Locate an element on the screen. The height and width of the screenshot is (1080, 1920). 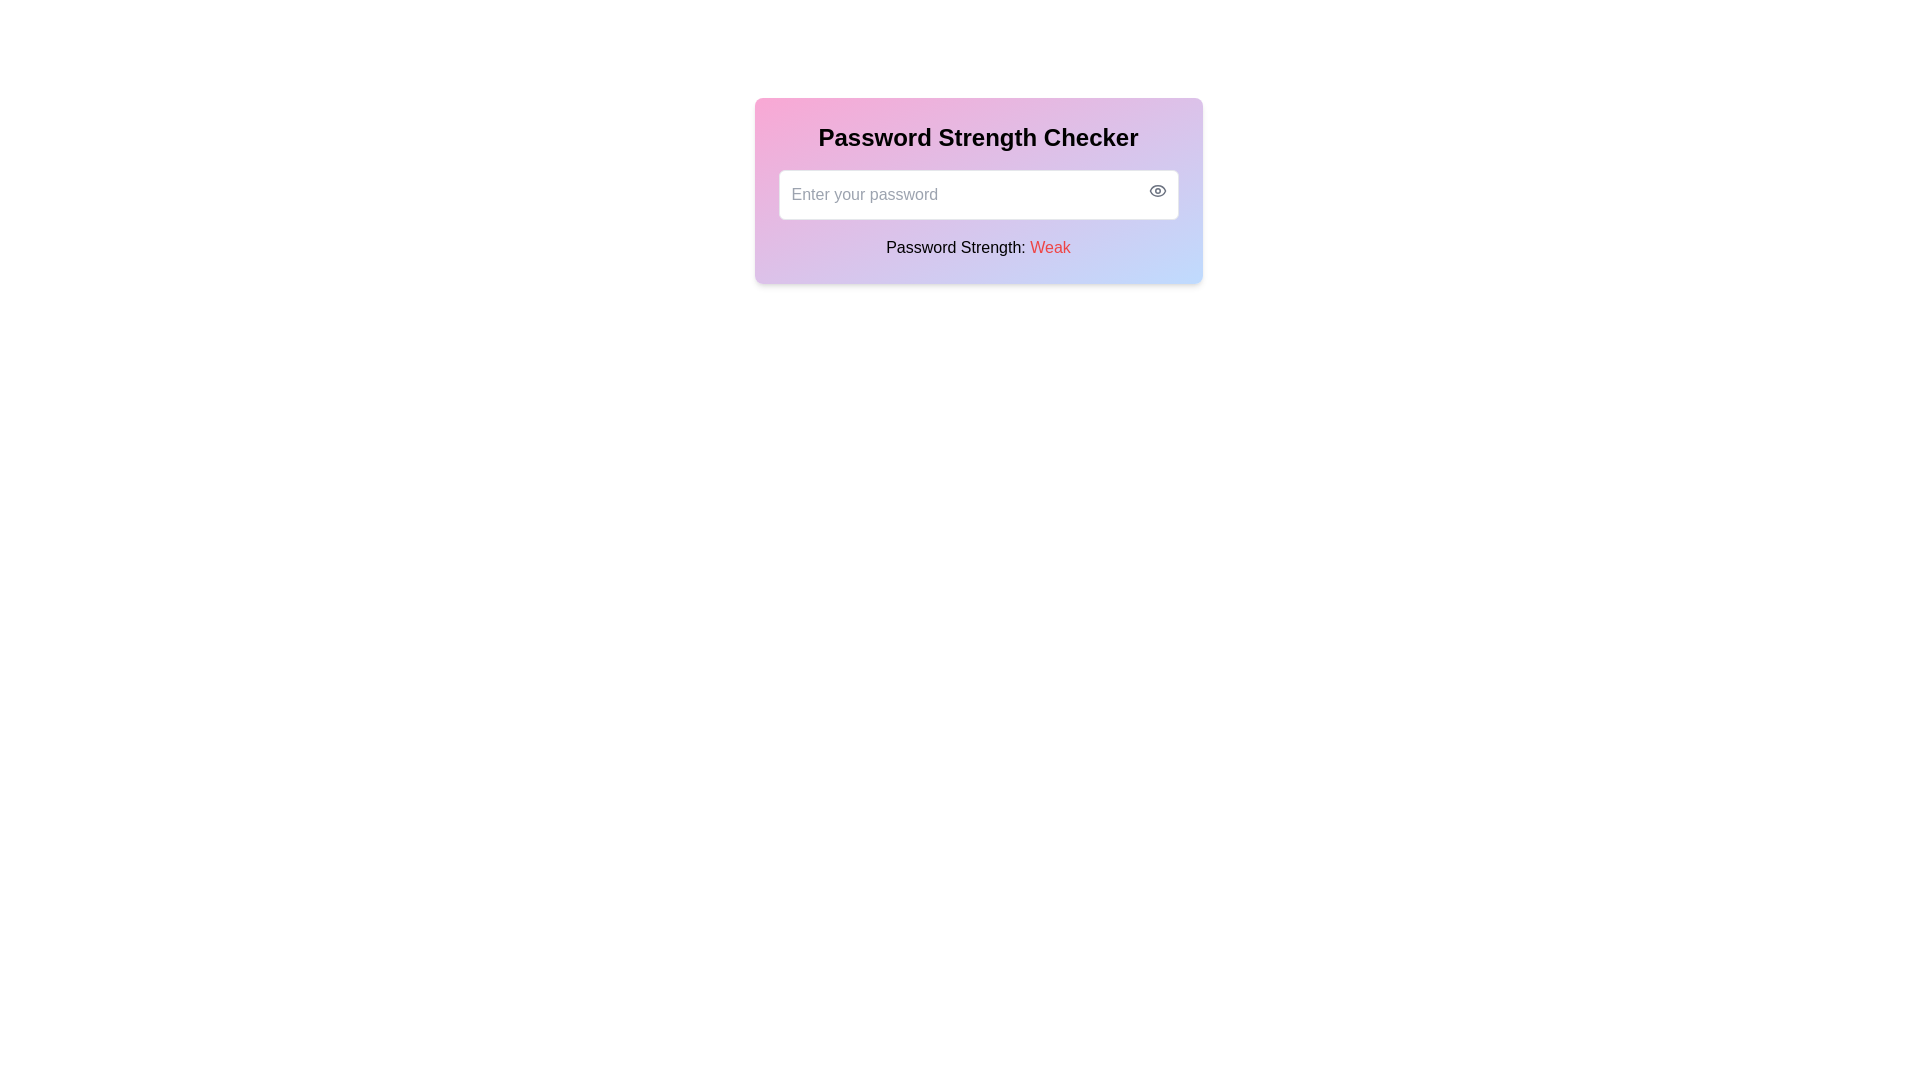
the eye icon button located at the top-right corner of the password input field is located at coordinates (1157, 191).